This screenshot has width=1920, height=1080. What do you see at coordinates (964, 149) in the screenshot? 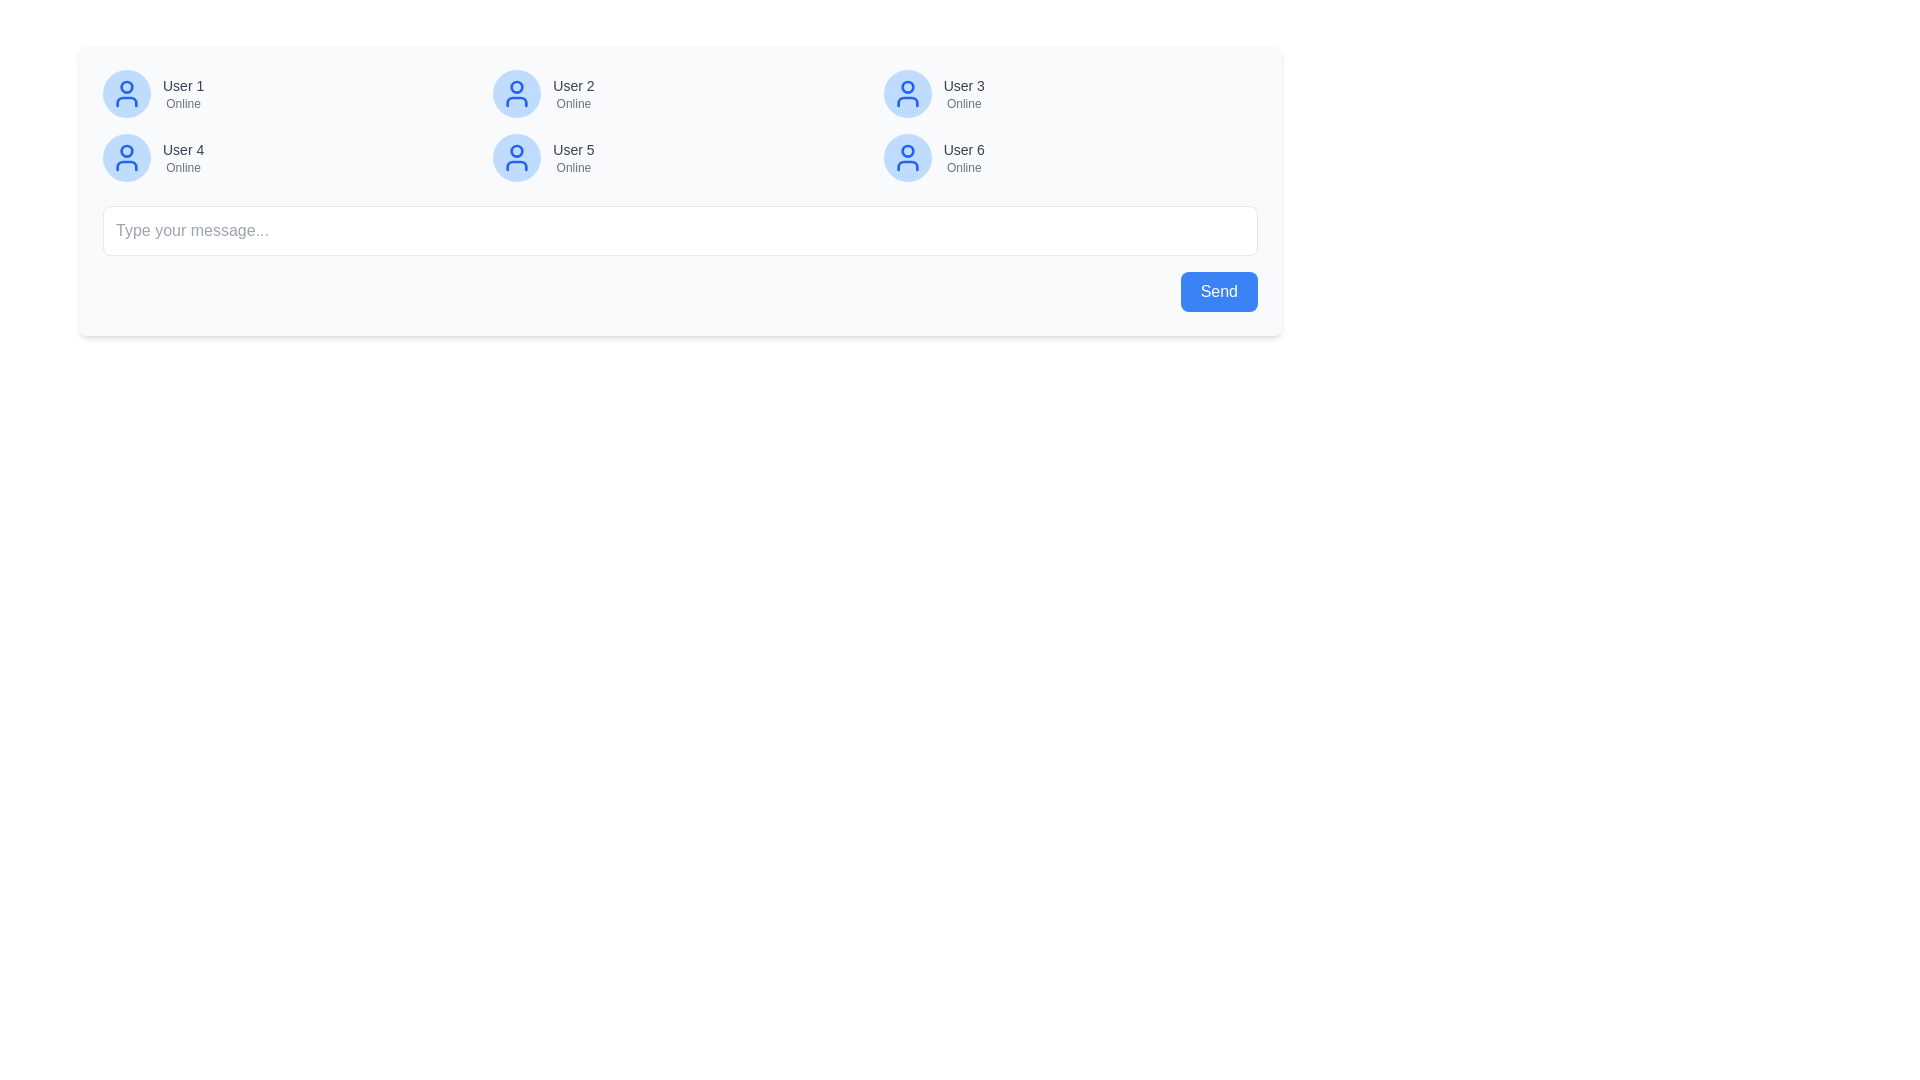
I see `the text label 'User 6' located in the lower-right corner of the interface, which identifies the user associated with this entry` at bounding box center [964, 149].